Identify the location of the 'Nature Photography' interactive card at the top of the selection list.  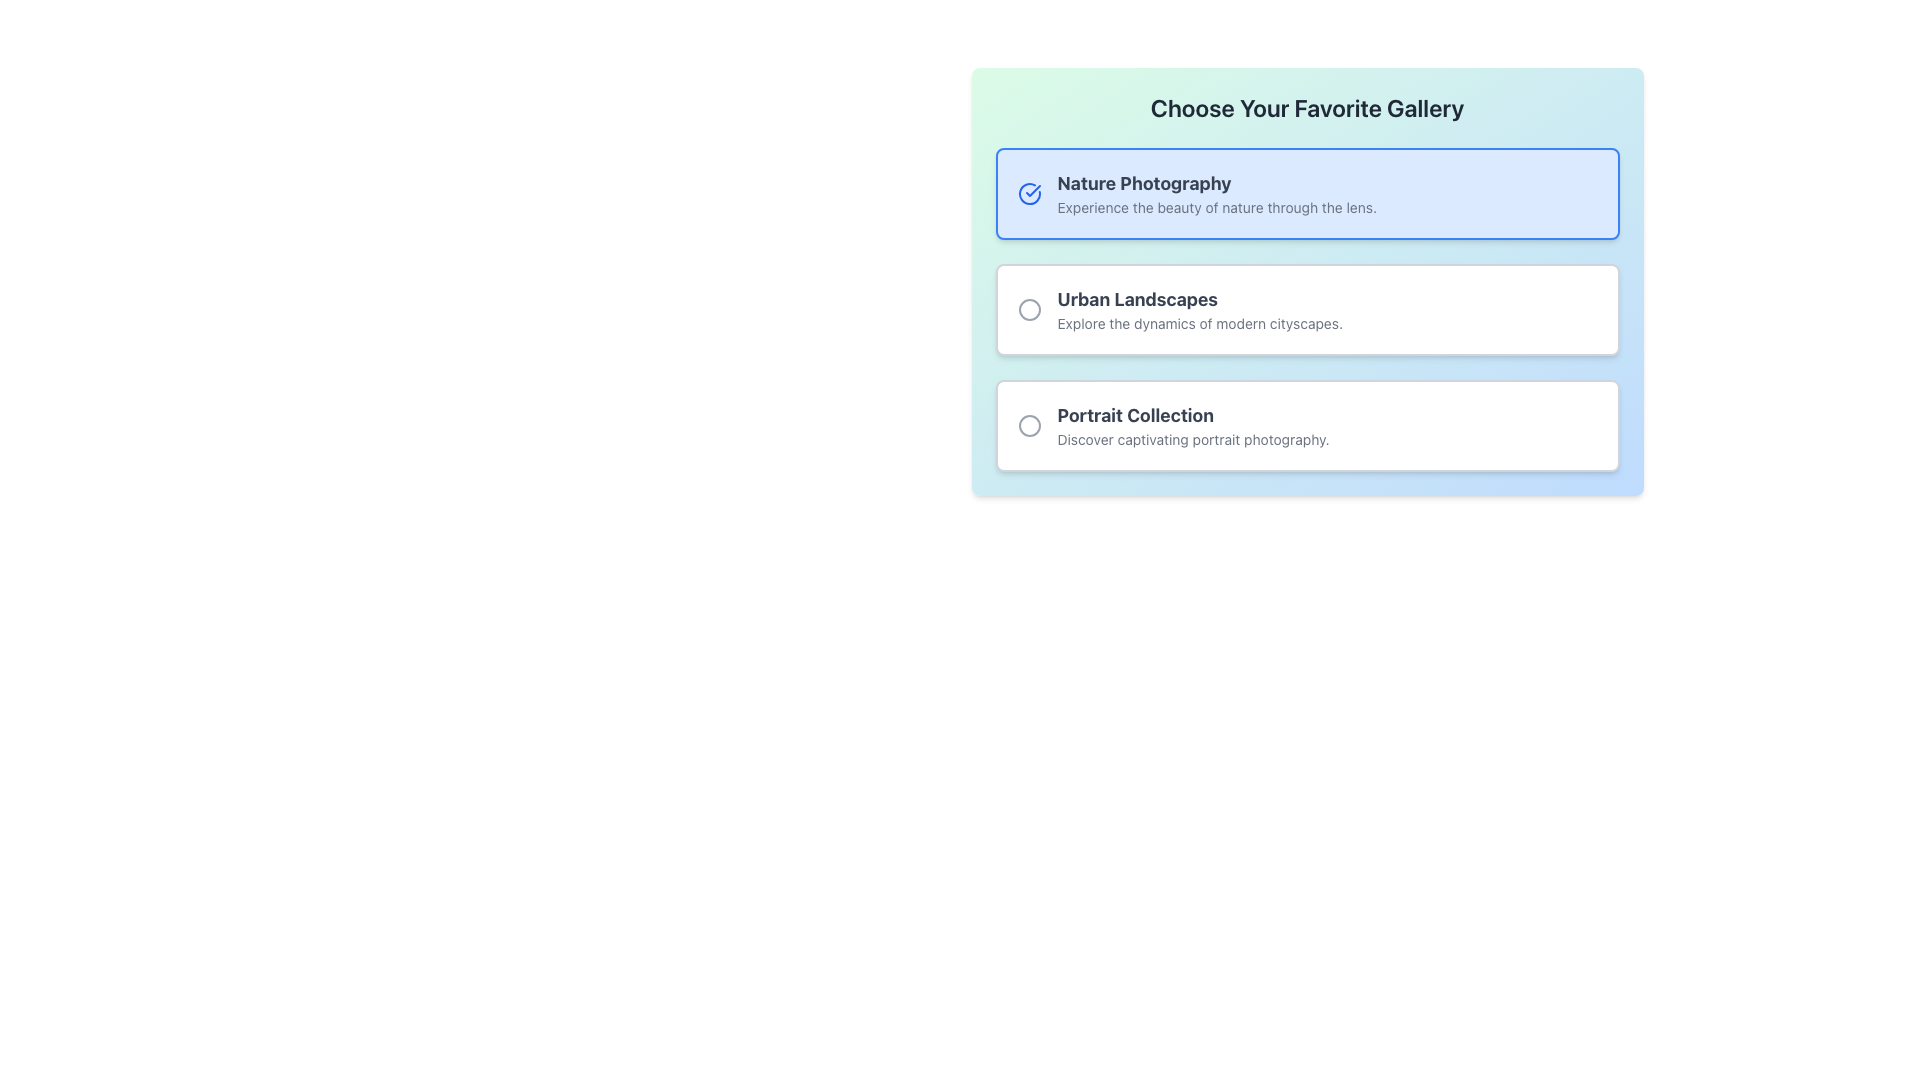
(1307, 193).